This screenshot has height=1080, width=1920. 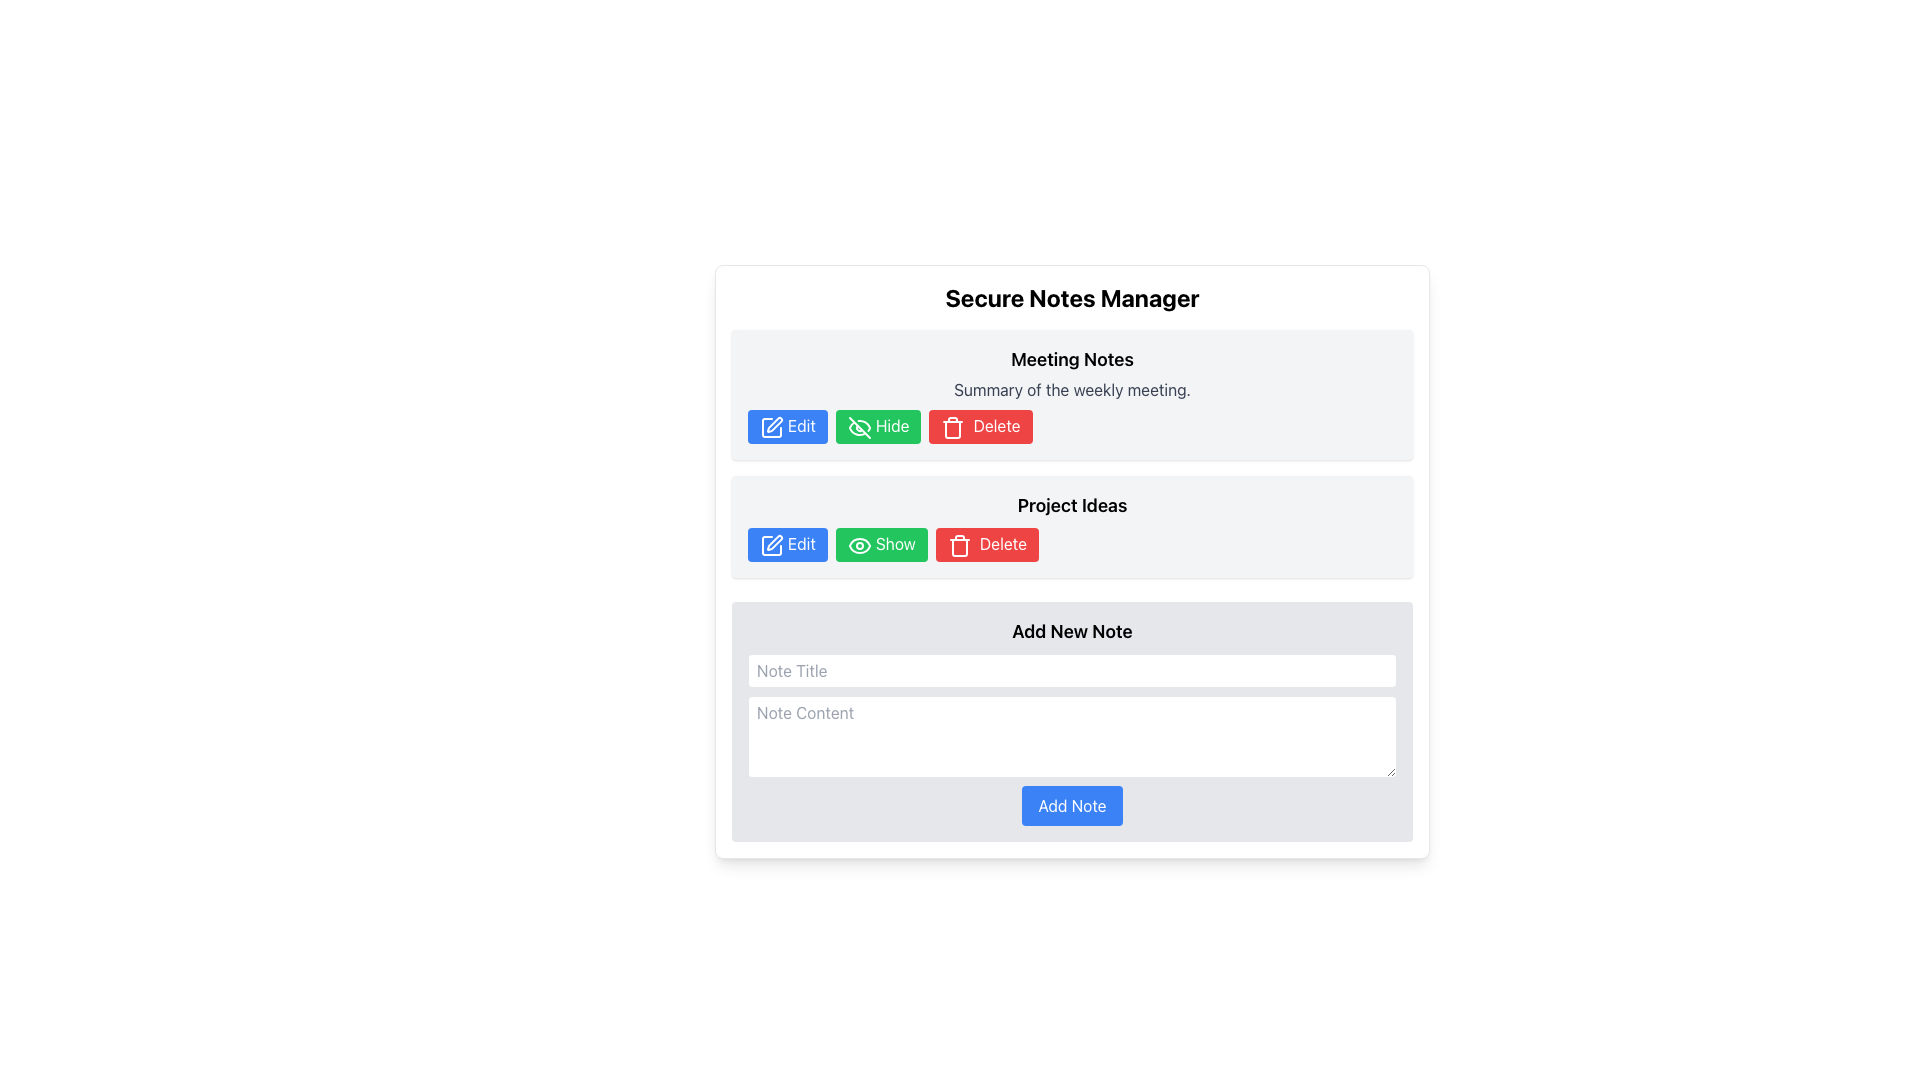 I want to click on the 'Show' icon within the green button, so click(x=859, y=545).